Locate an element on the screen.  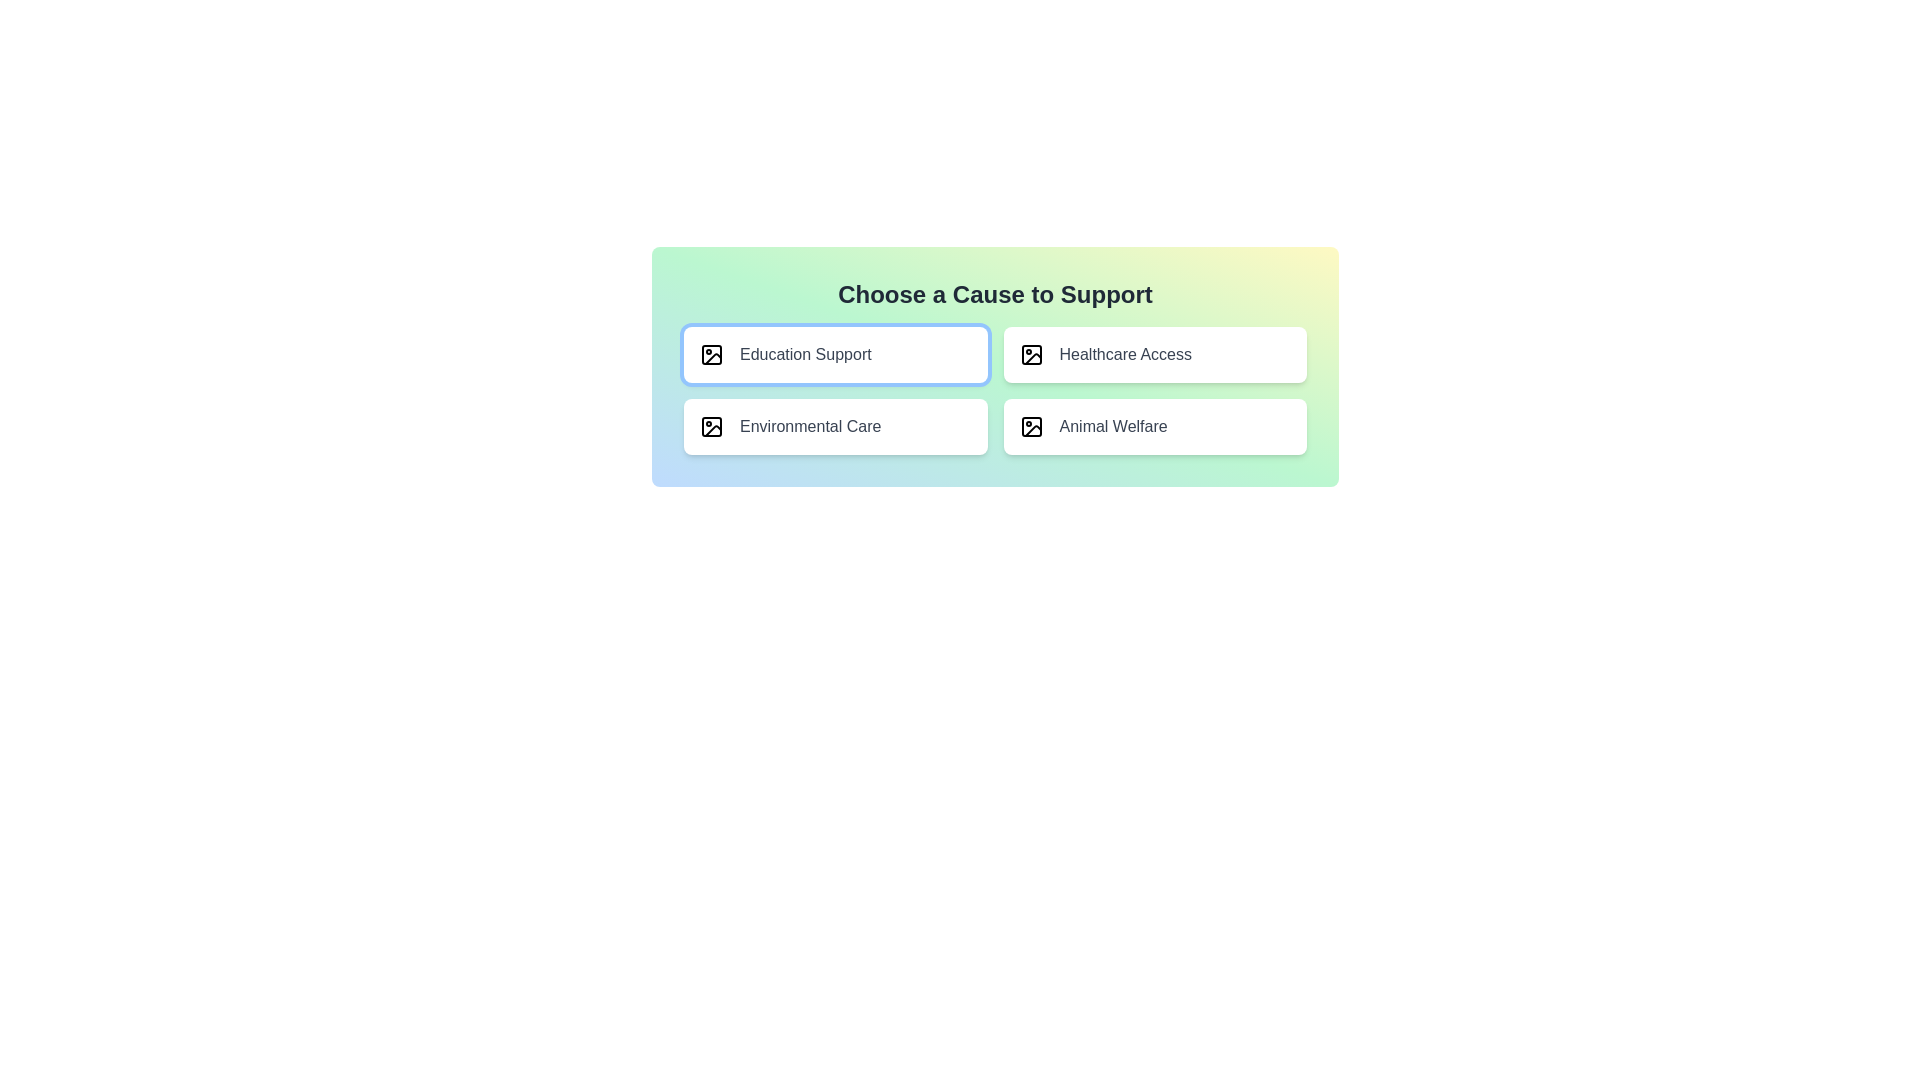
the 'Education Support' selectable card is located at coordinates (835, 353).